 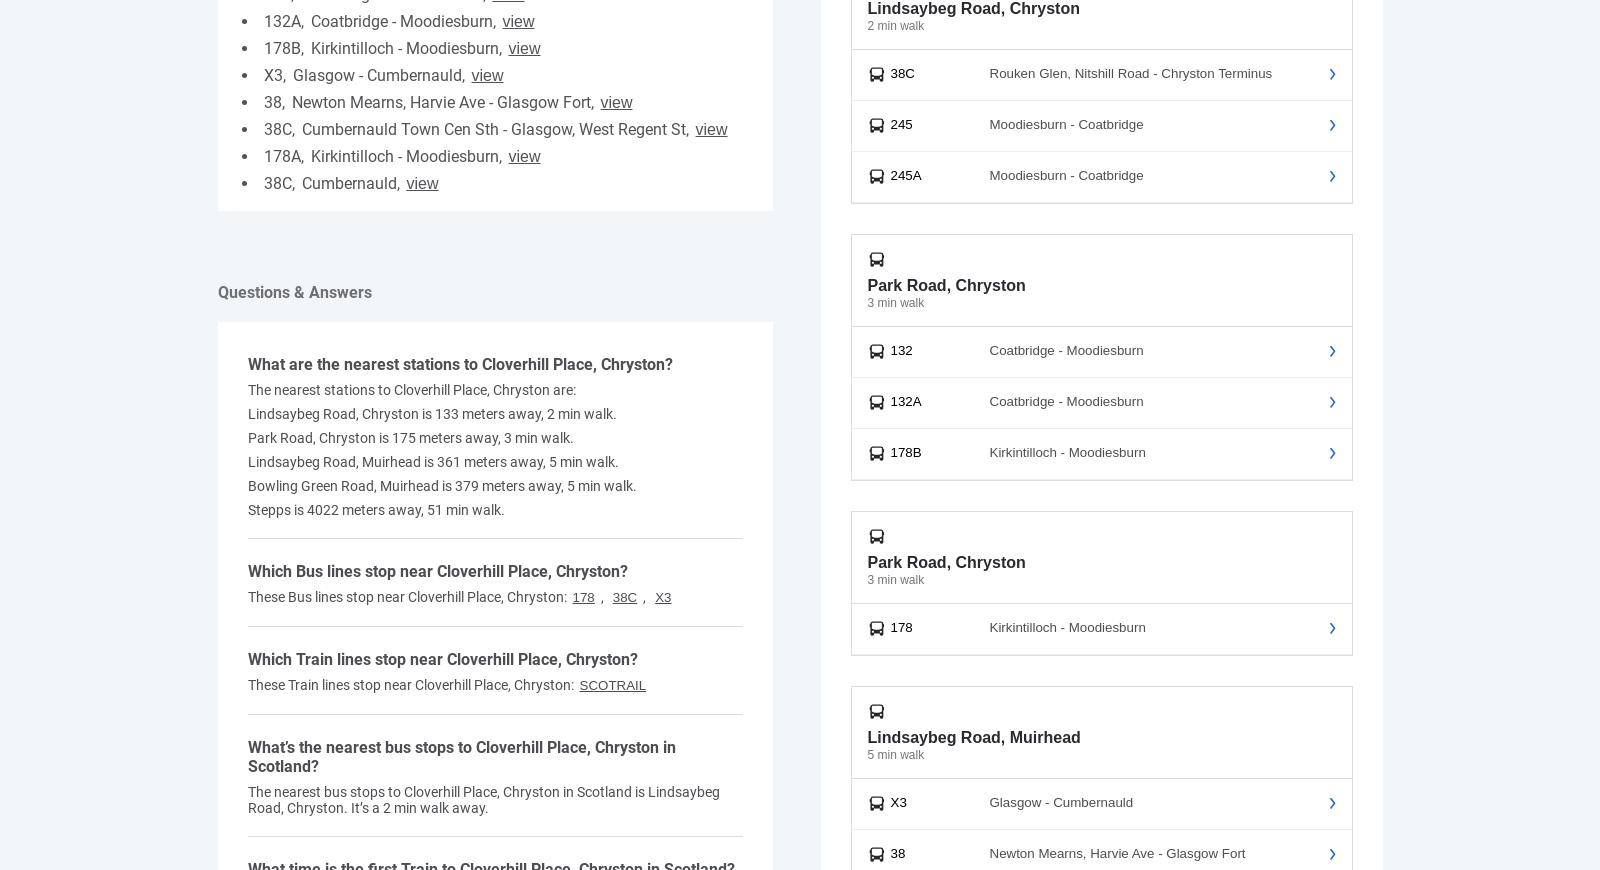 What do you see at coordinates (972, 737) in the screenshot?
I see `'Lindsaybeg Road, Muirhead'` at bounding box center [972, 737].